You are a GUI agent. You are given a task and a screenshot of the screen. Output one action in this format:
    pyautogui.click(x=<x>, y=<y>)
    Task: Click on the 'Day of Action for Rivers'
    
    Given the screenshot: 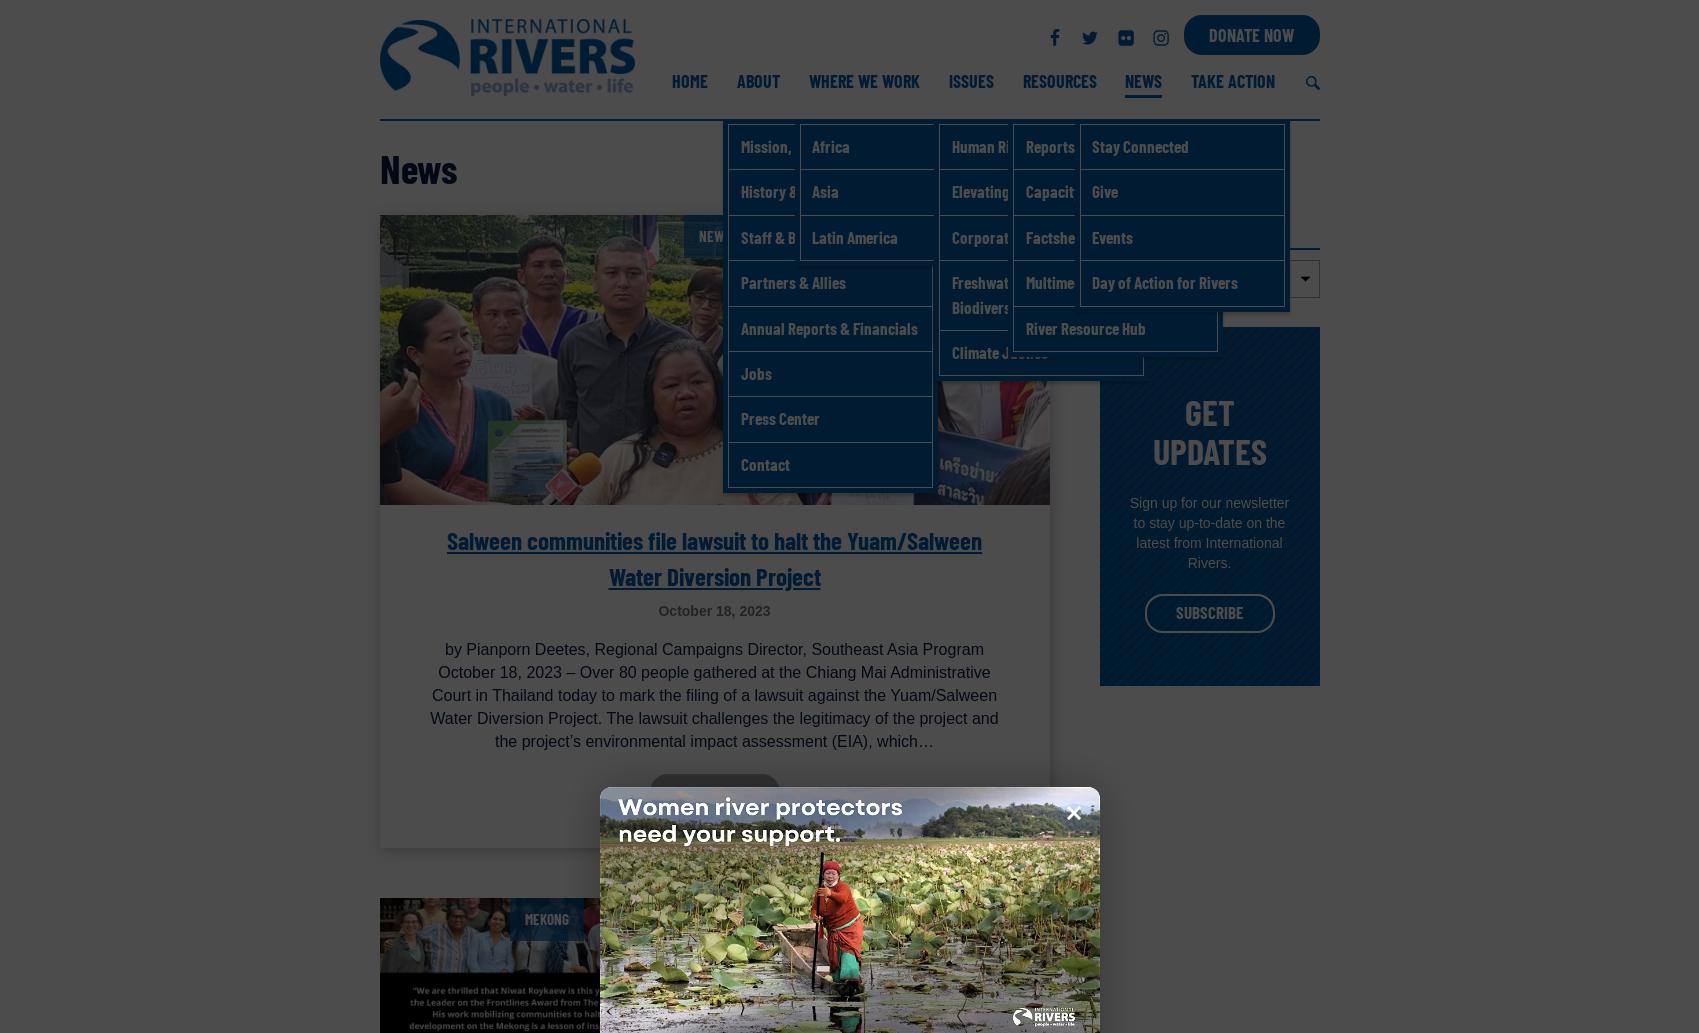 What is the action you would take?
    pyautogui.click(x=1165, y=281)
    